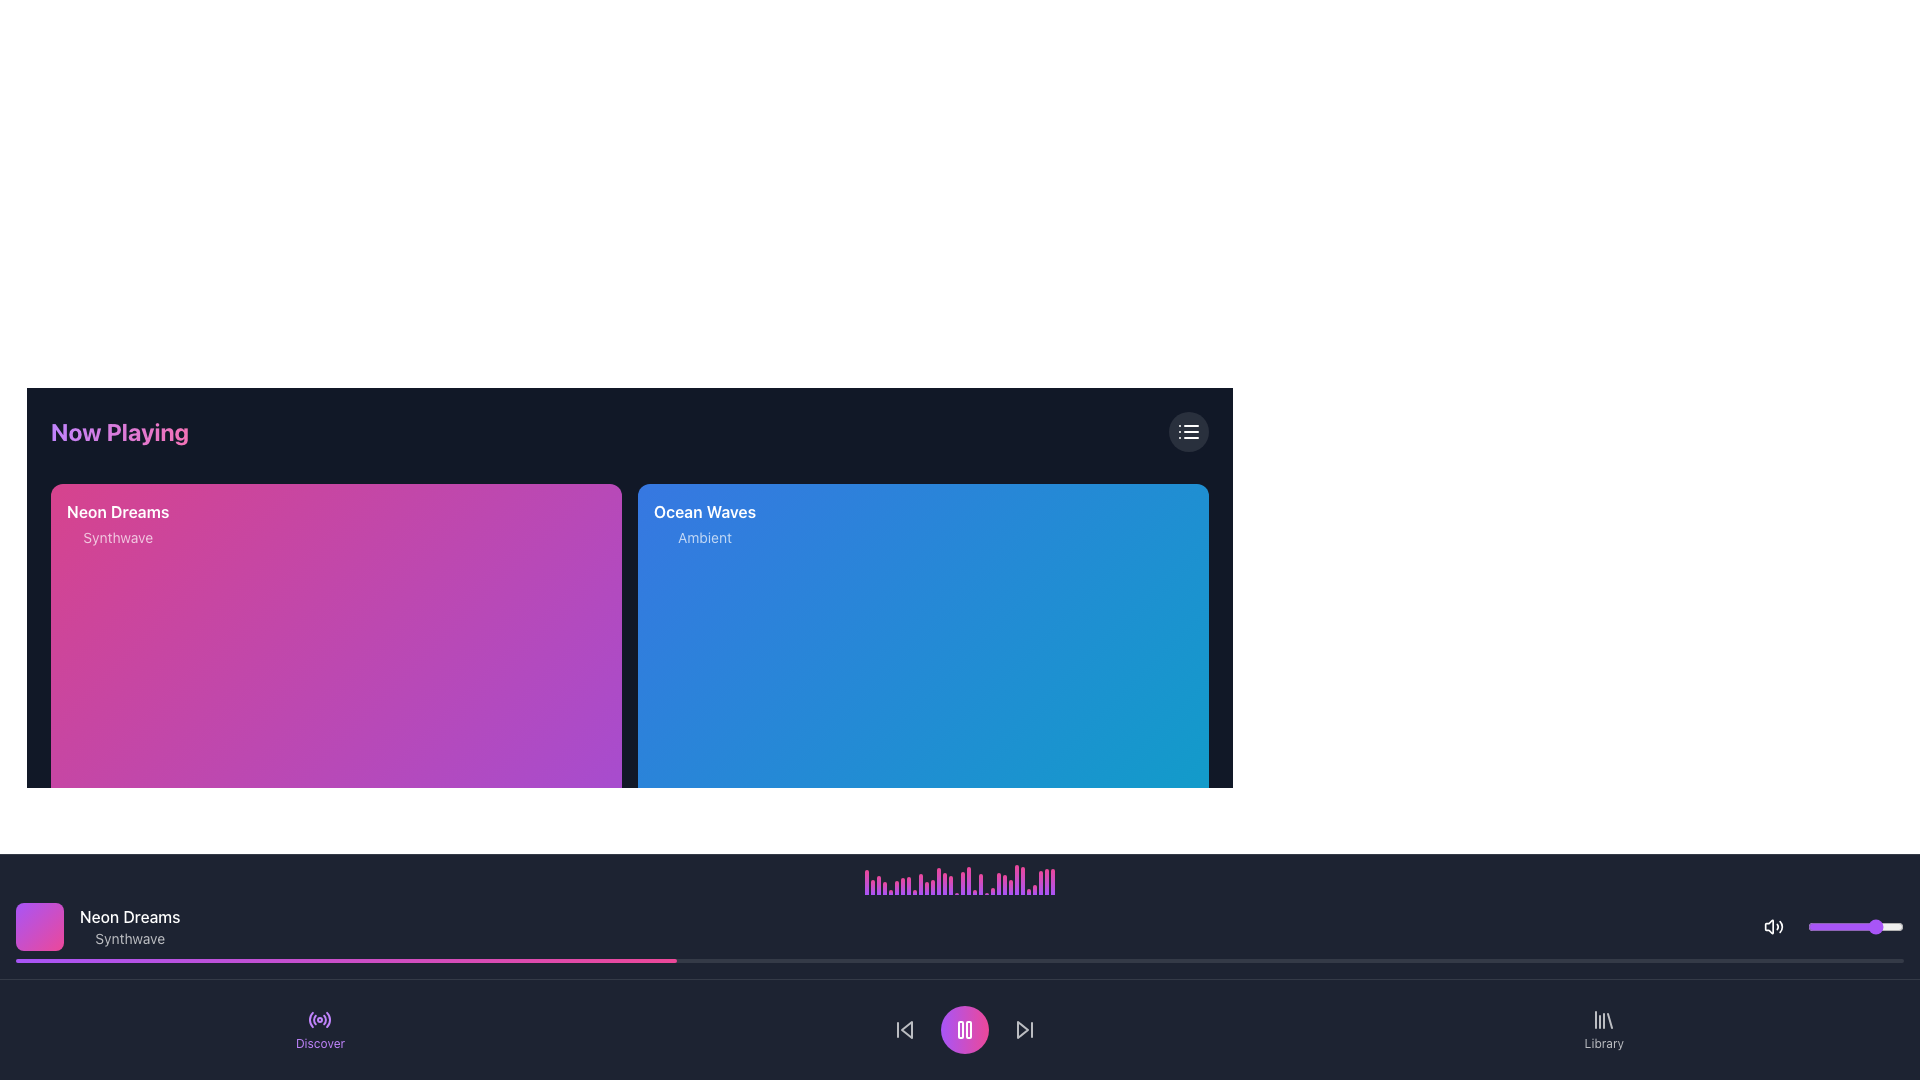 The width and height of the screenshot is (1920, 1080). What do you see at coordinates (1028, 889) in the screenshot?
I see `height of the 28th vertical bar element in the histogram, which is styled with a gradient fill from purple to pink and has a rounded top` at bounding box center [1028, 889].